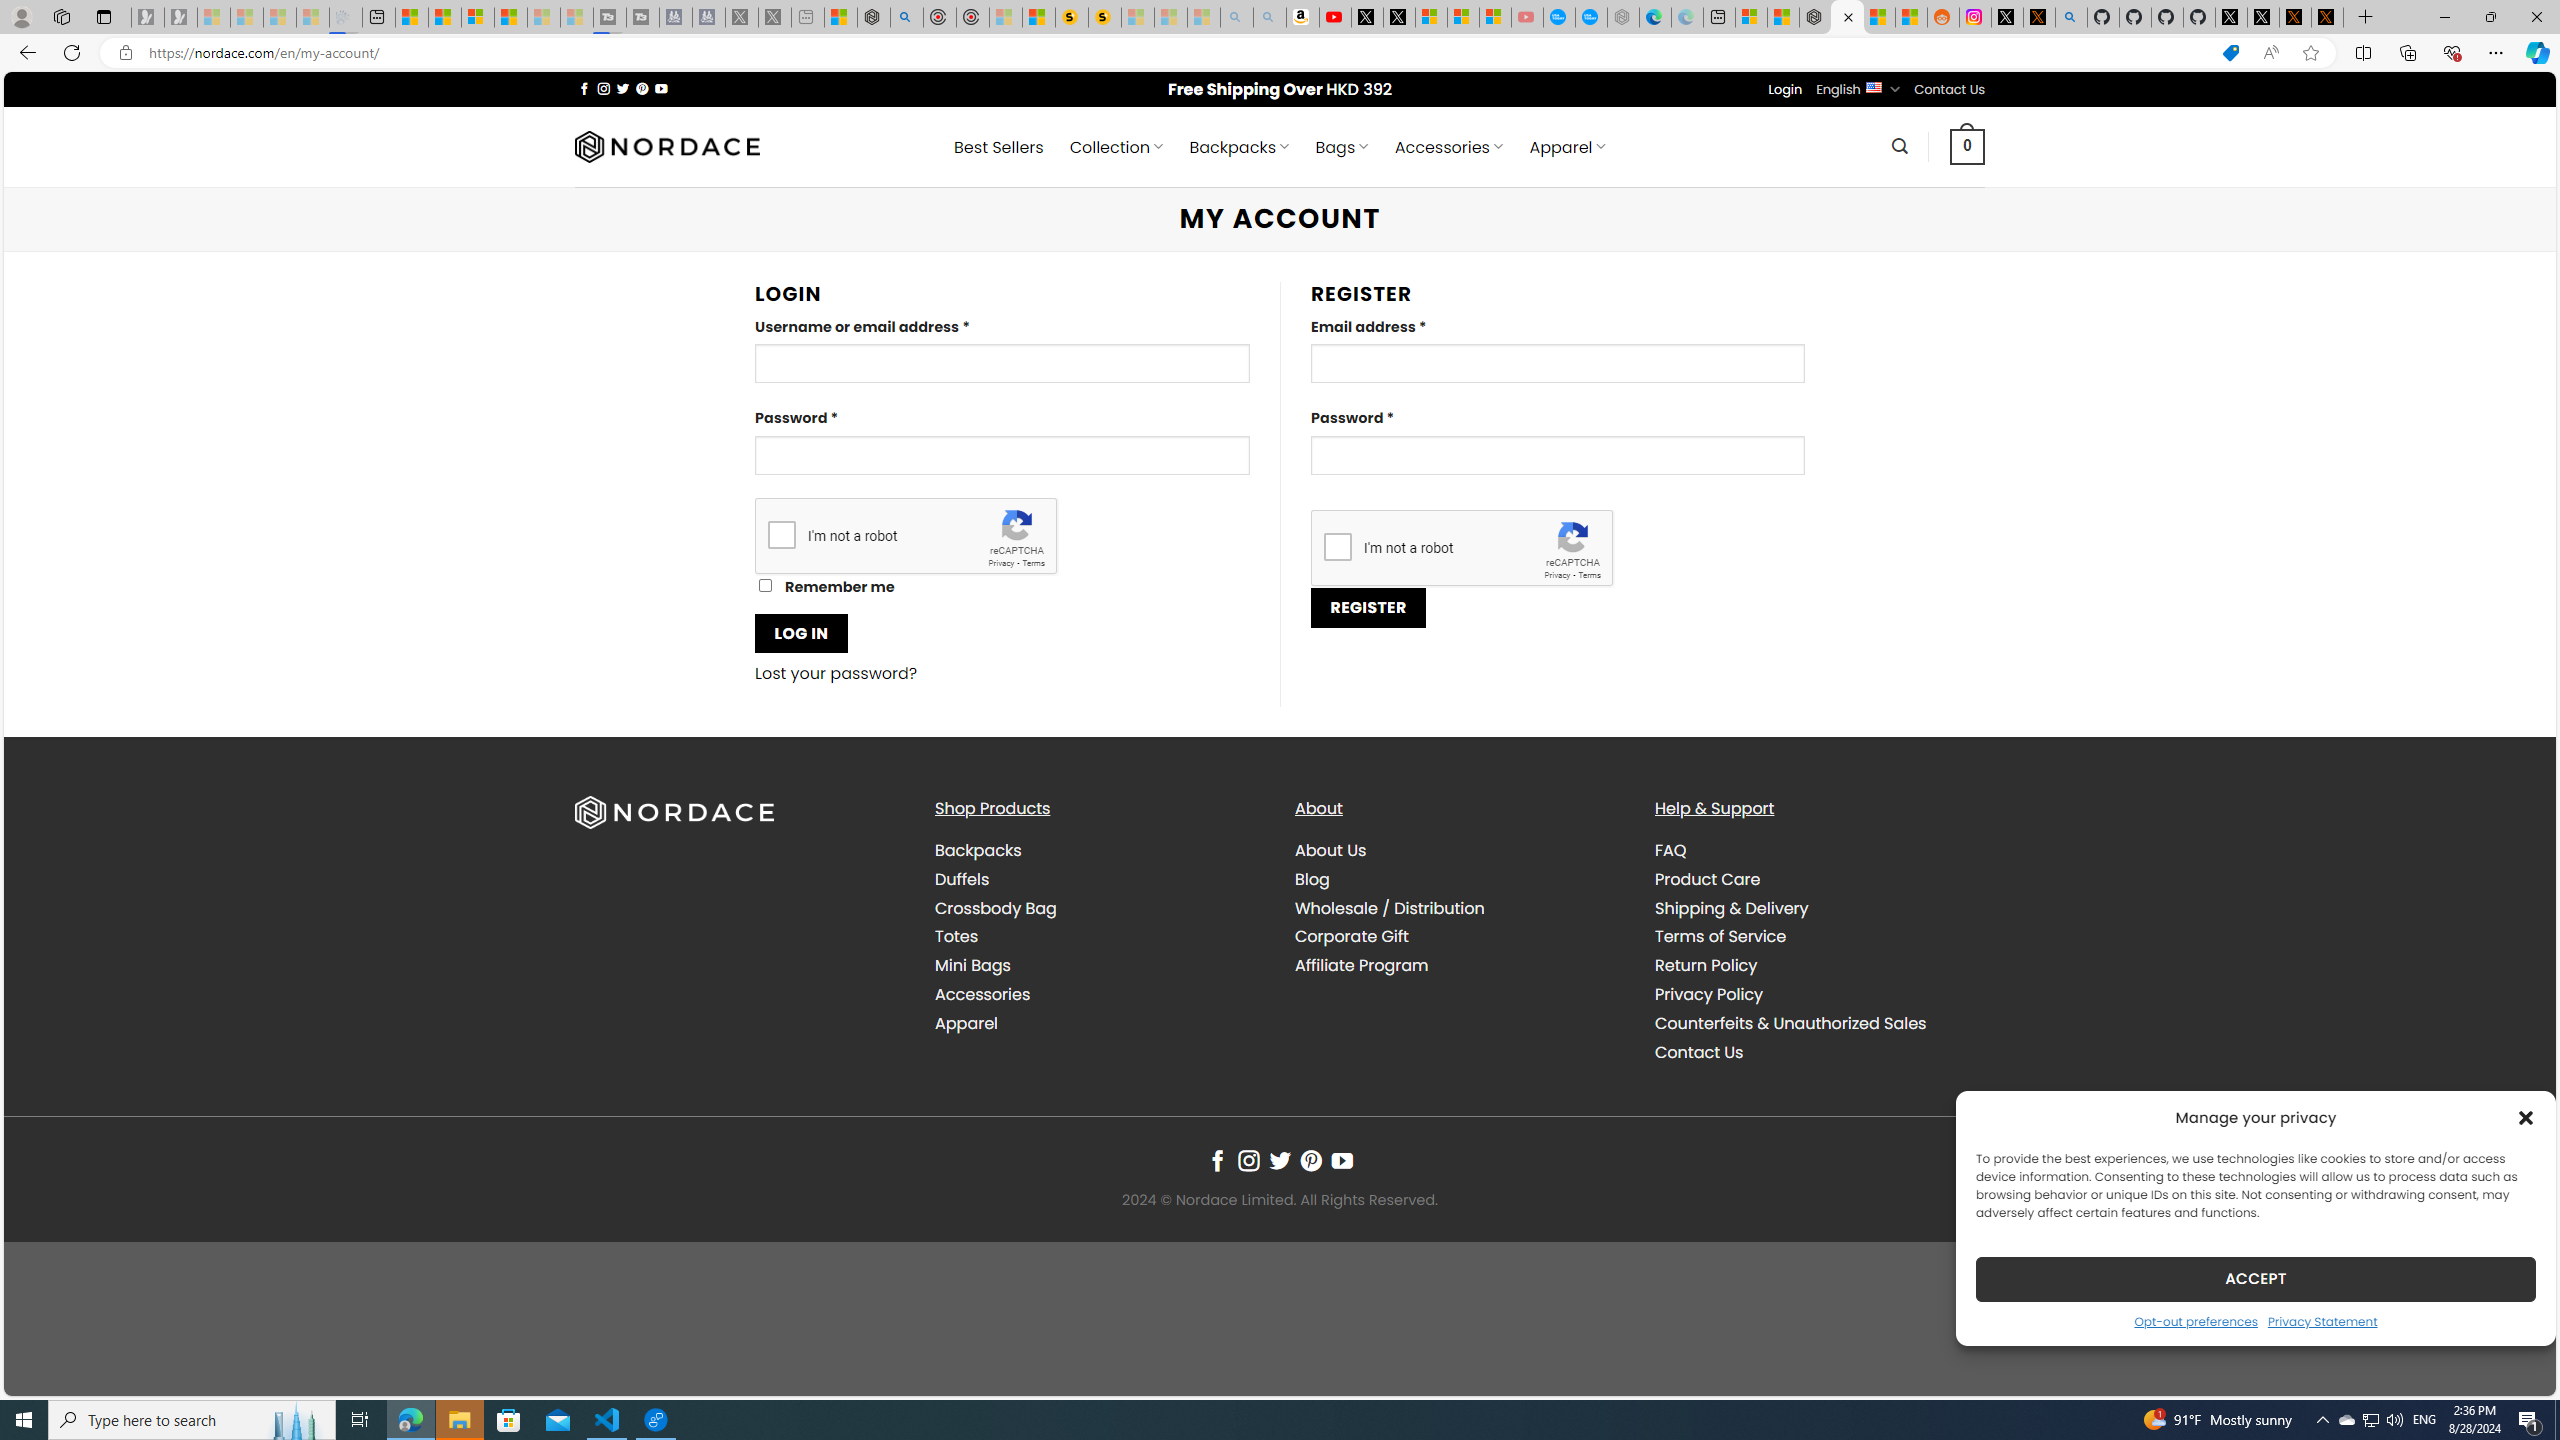  What do you see at coordinates (1911, 16) in the screenshot?
I see `'Shanghai, China Weather trends | Microsoft Weather'` at bounding box center [1911, 16].